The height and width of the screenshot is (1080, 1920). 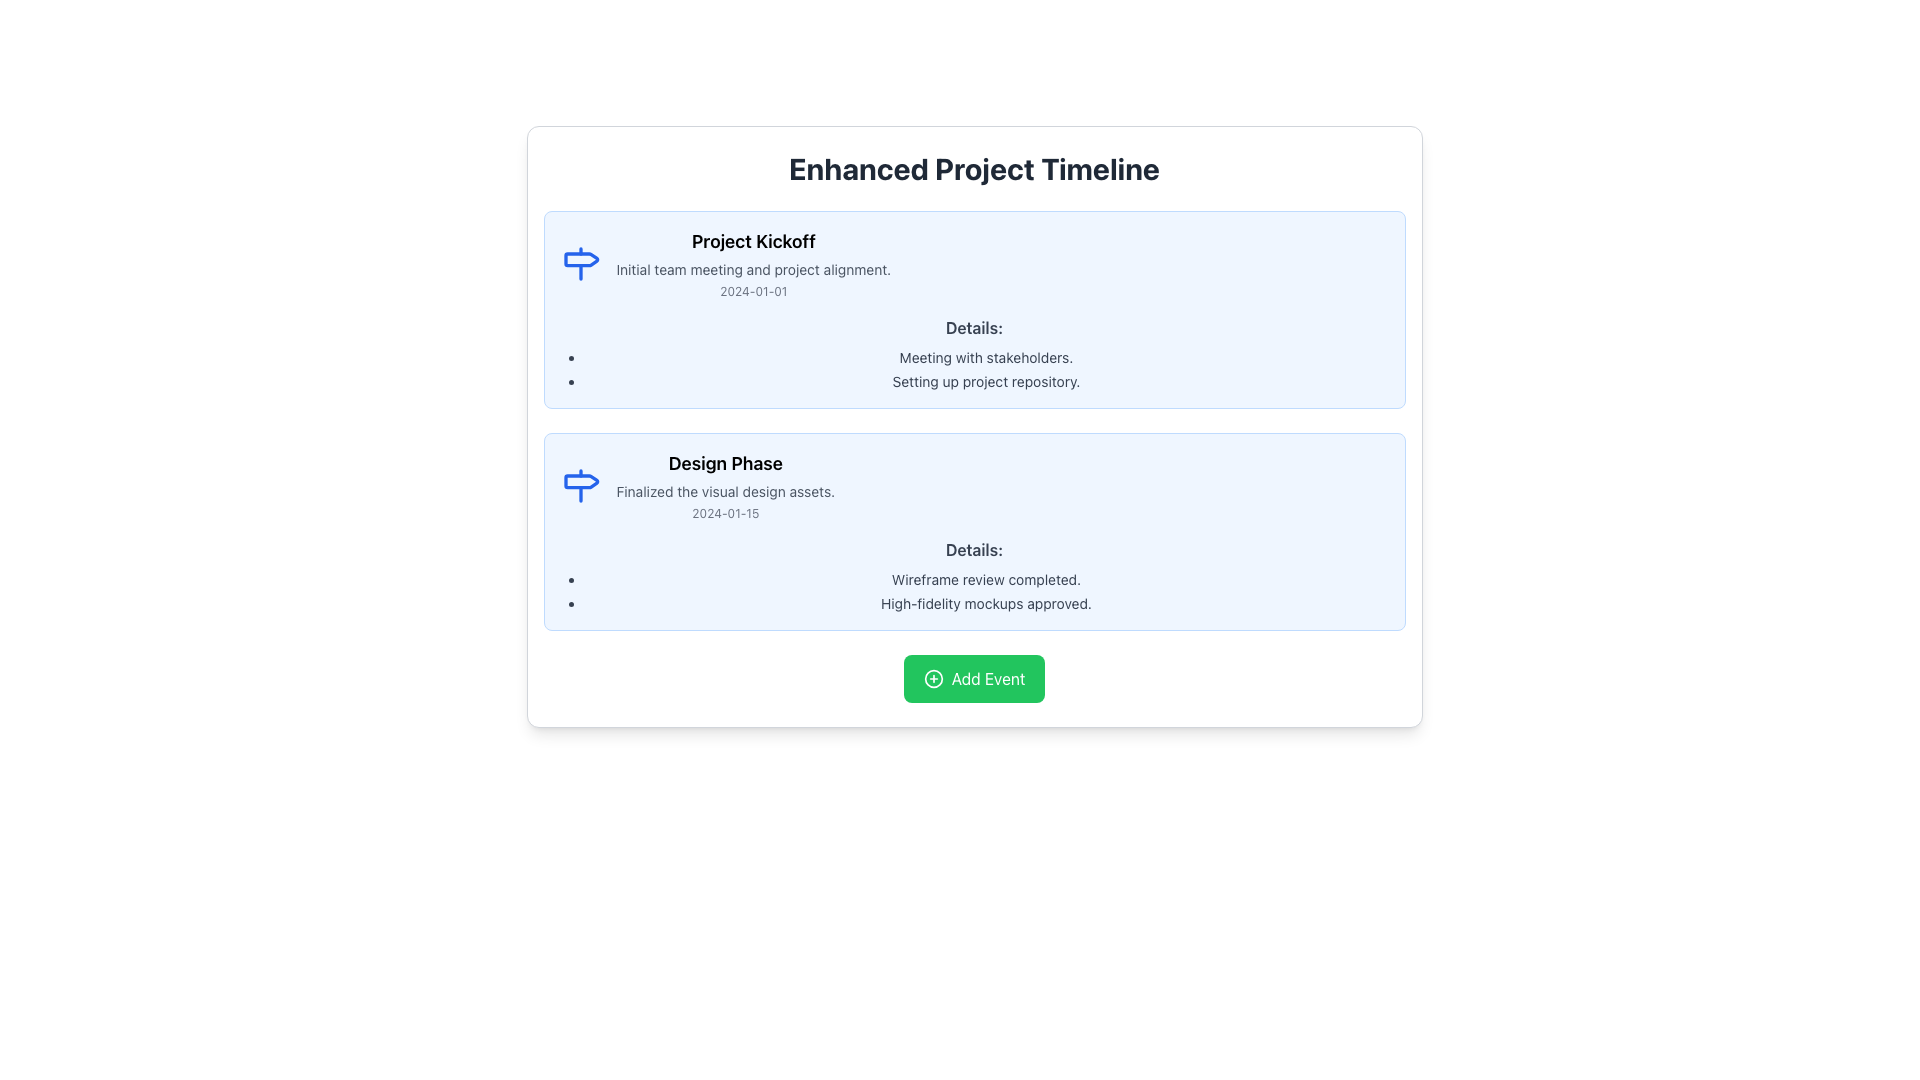 I want to click on the textual section labeled 'Details:' which contains project status bullet points, styled in gray on a light blue background, located in the 'Design Phase' section of the timeline interface, so click(x=974, y=575).